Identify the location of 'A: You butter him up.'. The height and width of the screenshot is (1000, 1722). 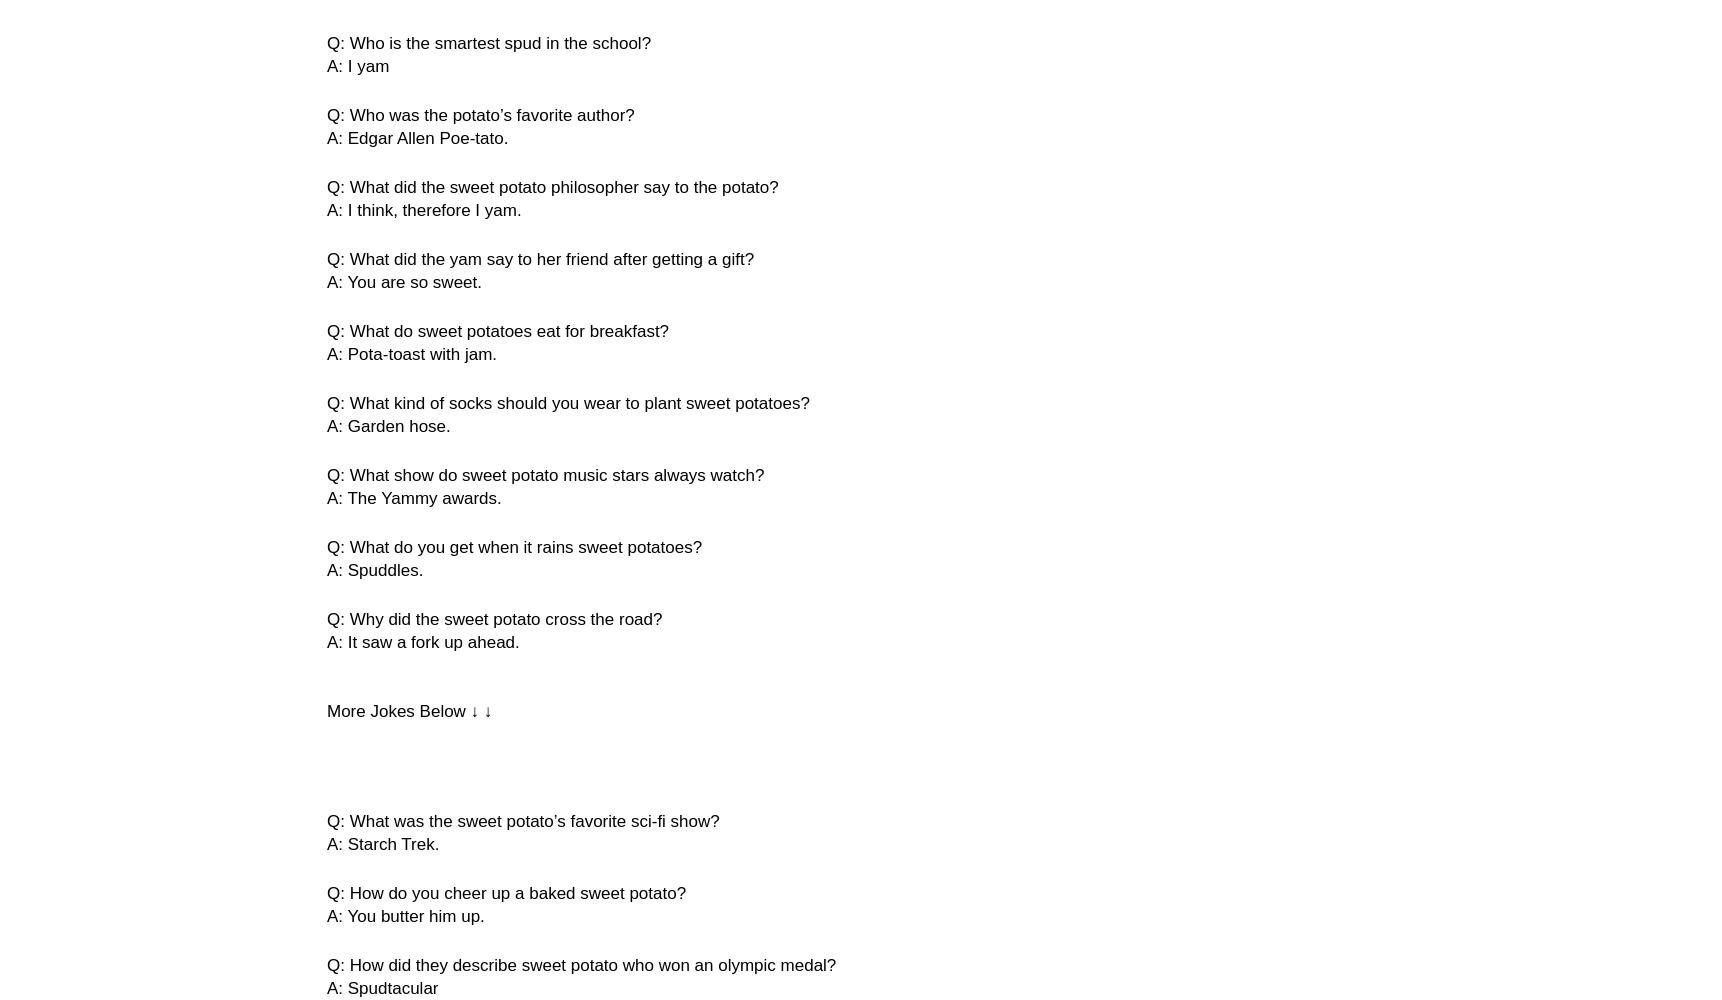
(405, 916).